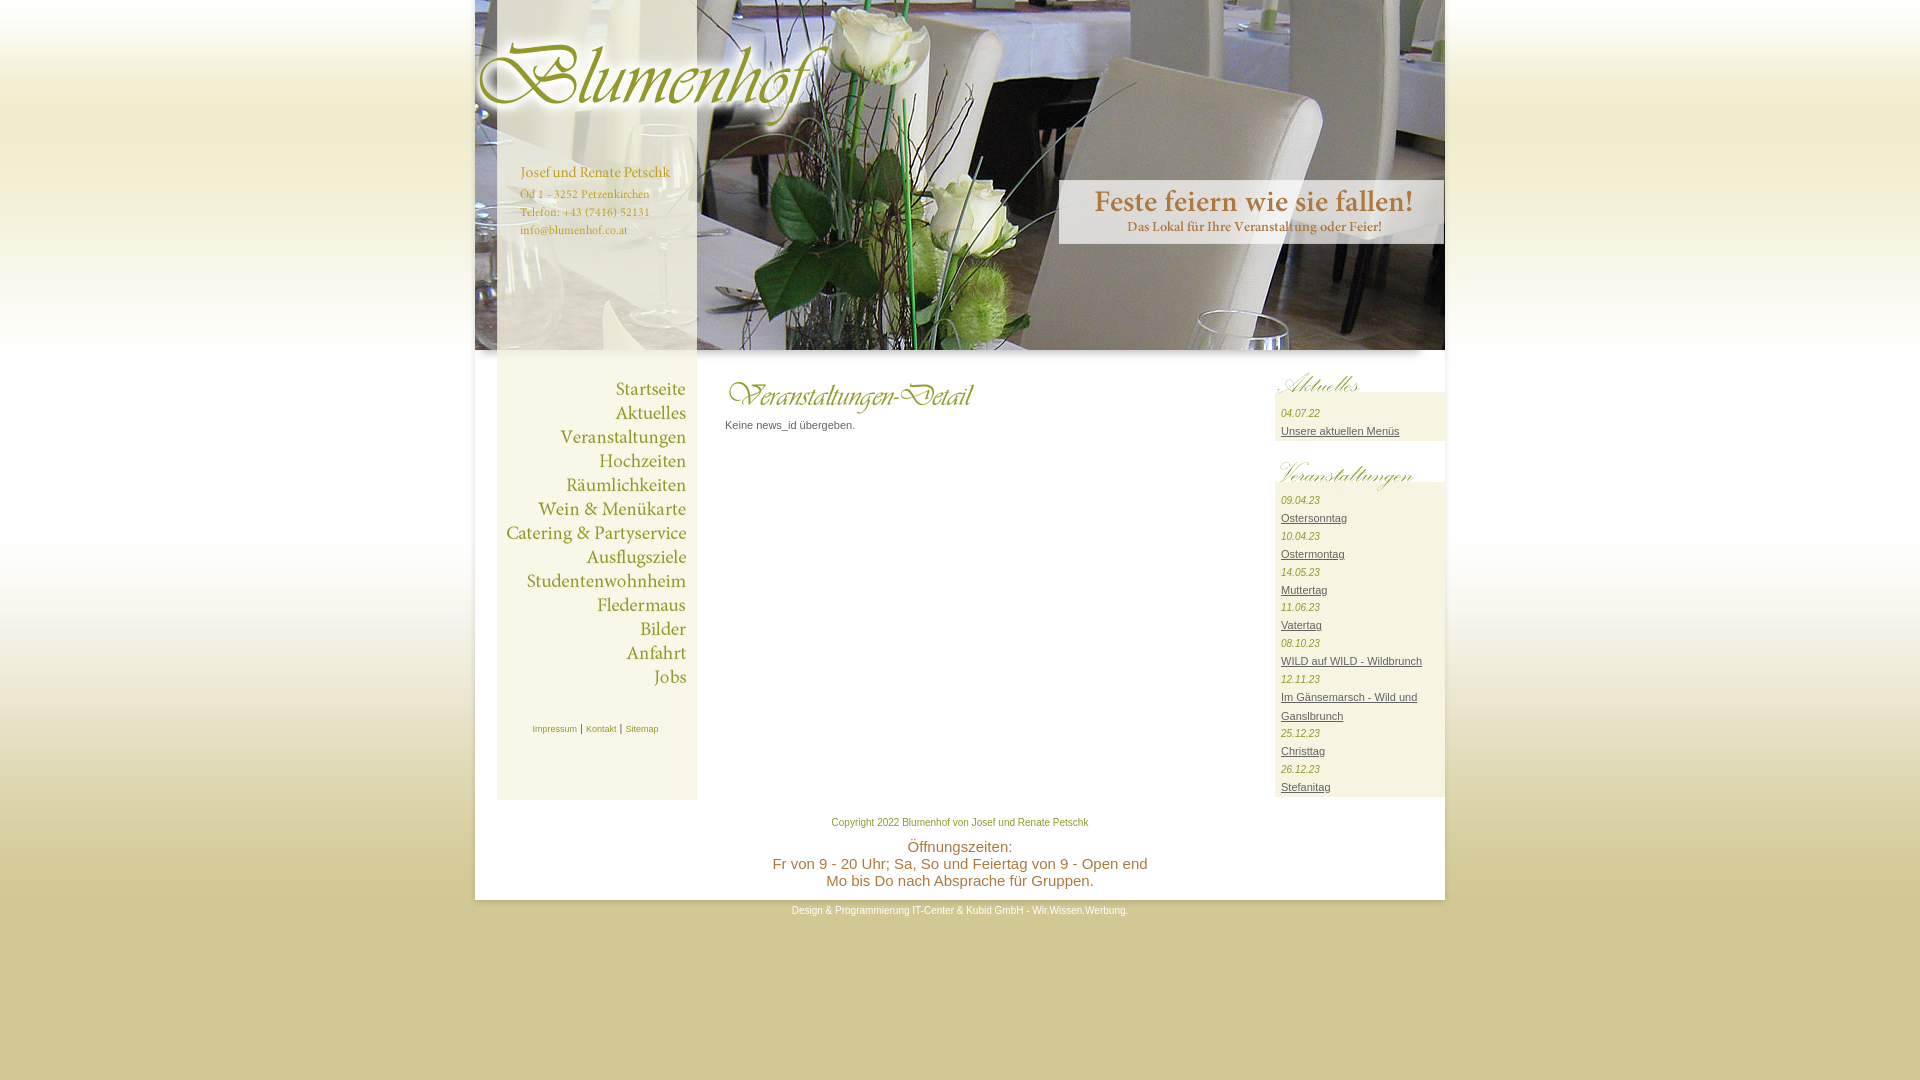  I want to click on 'Stefanitag', so click(1305, 785).